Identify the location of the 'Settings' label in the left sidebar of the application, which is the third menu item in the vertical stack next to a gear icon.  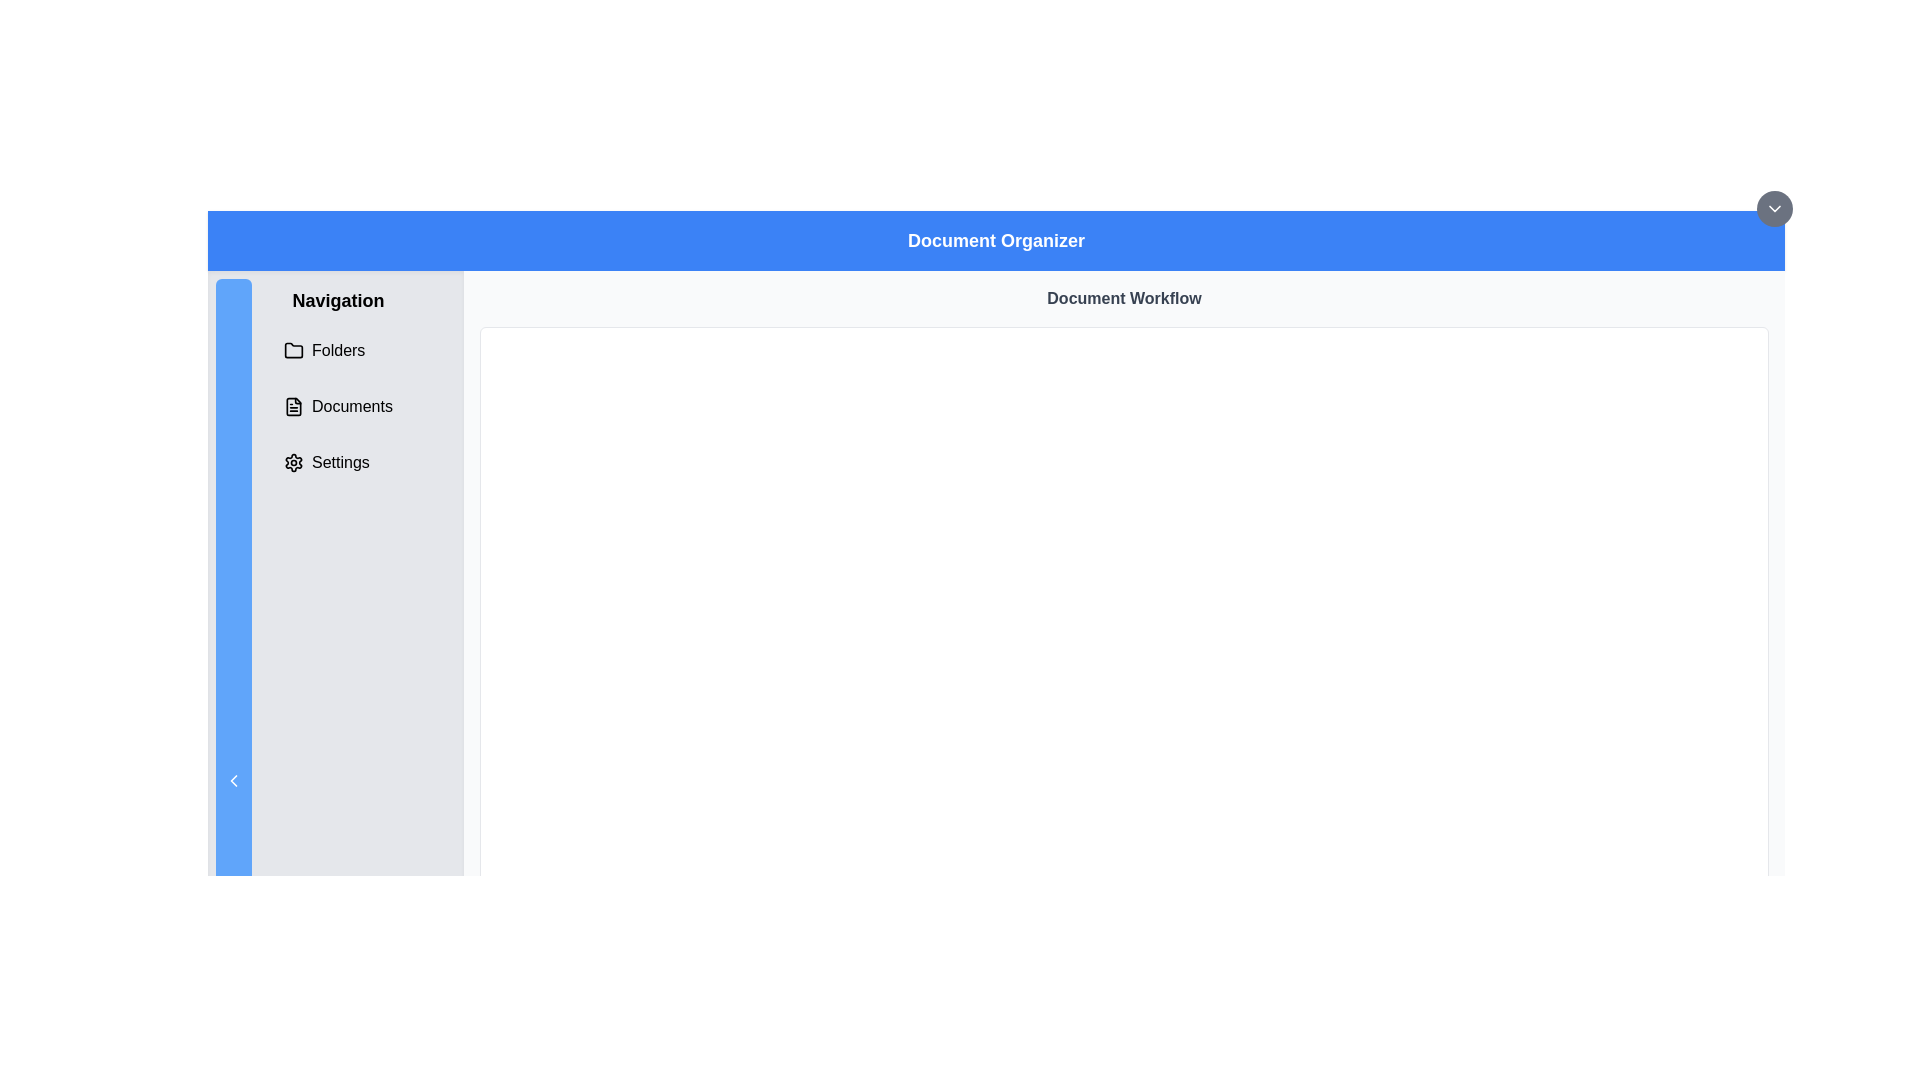
(340, 462).